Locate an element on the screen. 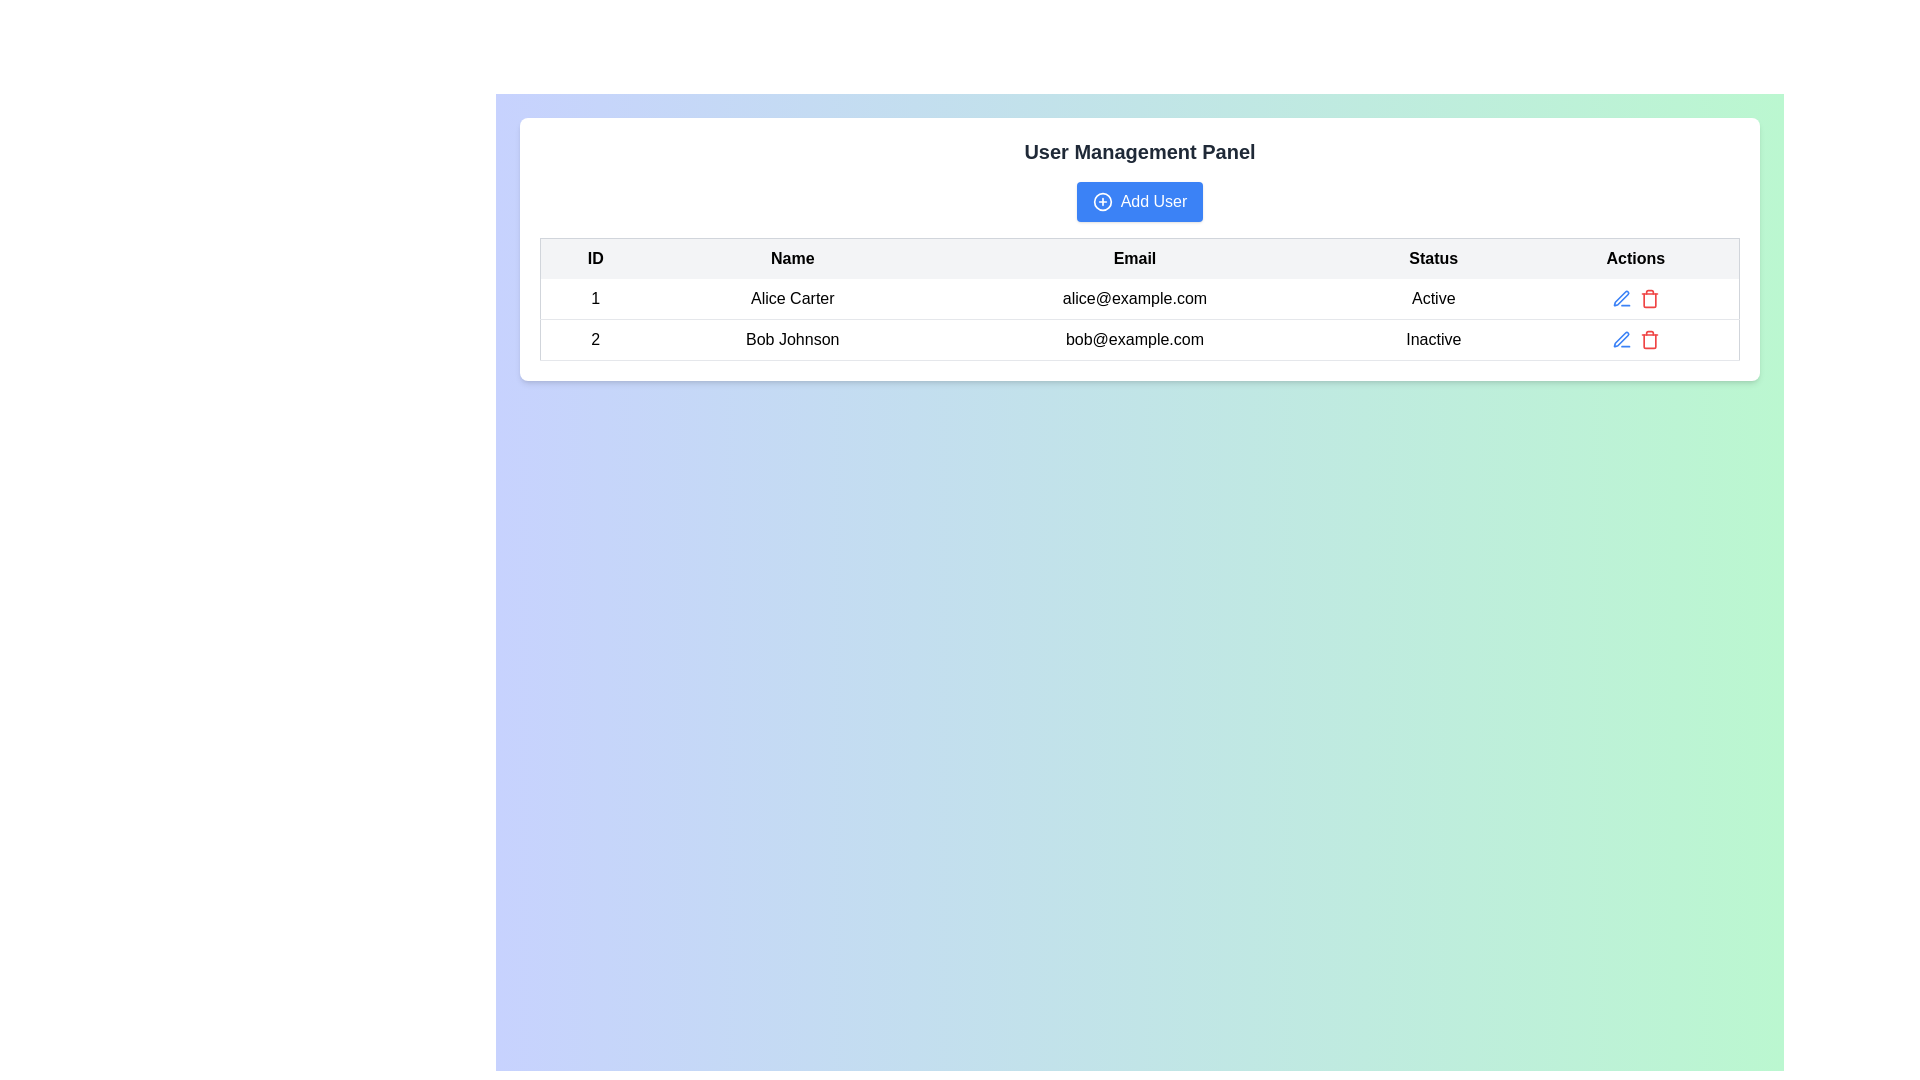  the blue 'Add User' button with rounded corners, located below the 'User Management Panel' heading, to observe any hover effect is located at coordinates (1139, 201).